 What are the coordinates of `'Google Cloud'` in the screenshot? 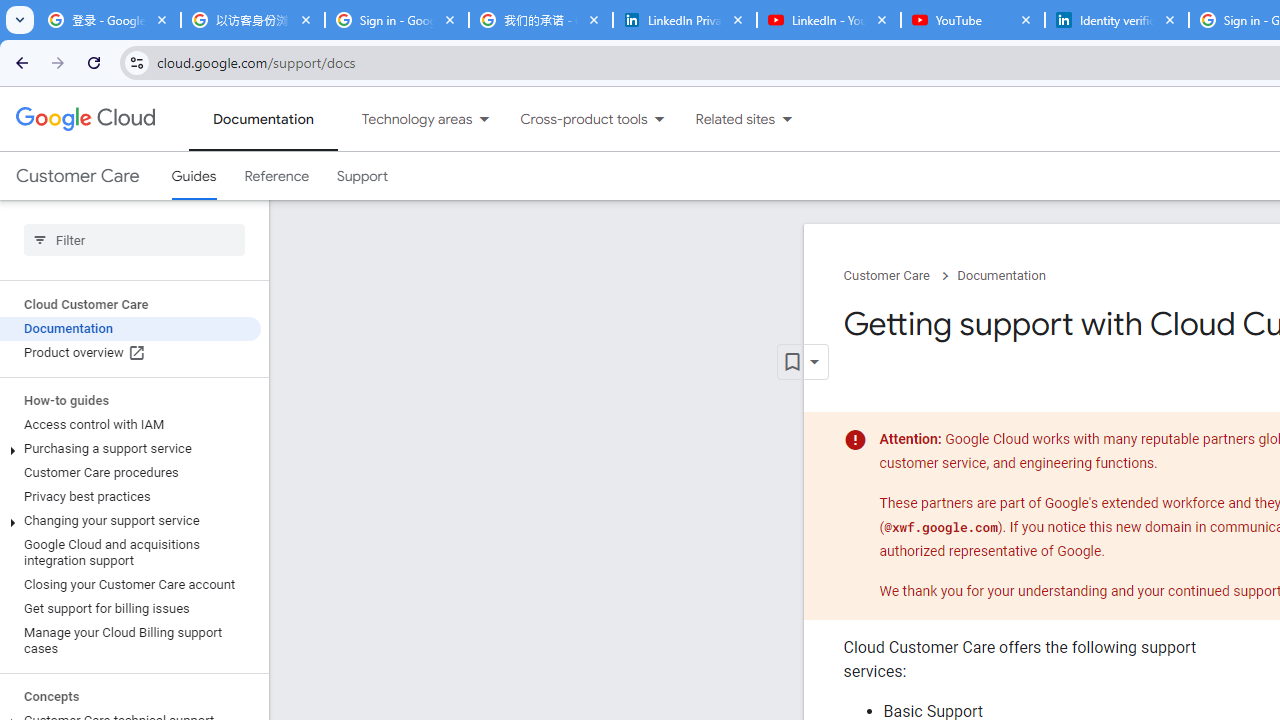 It's located at (84, 119).